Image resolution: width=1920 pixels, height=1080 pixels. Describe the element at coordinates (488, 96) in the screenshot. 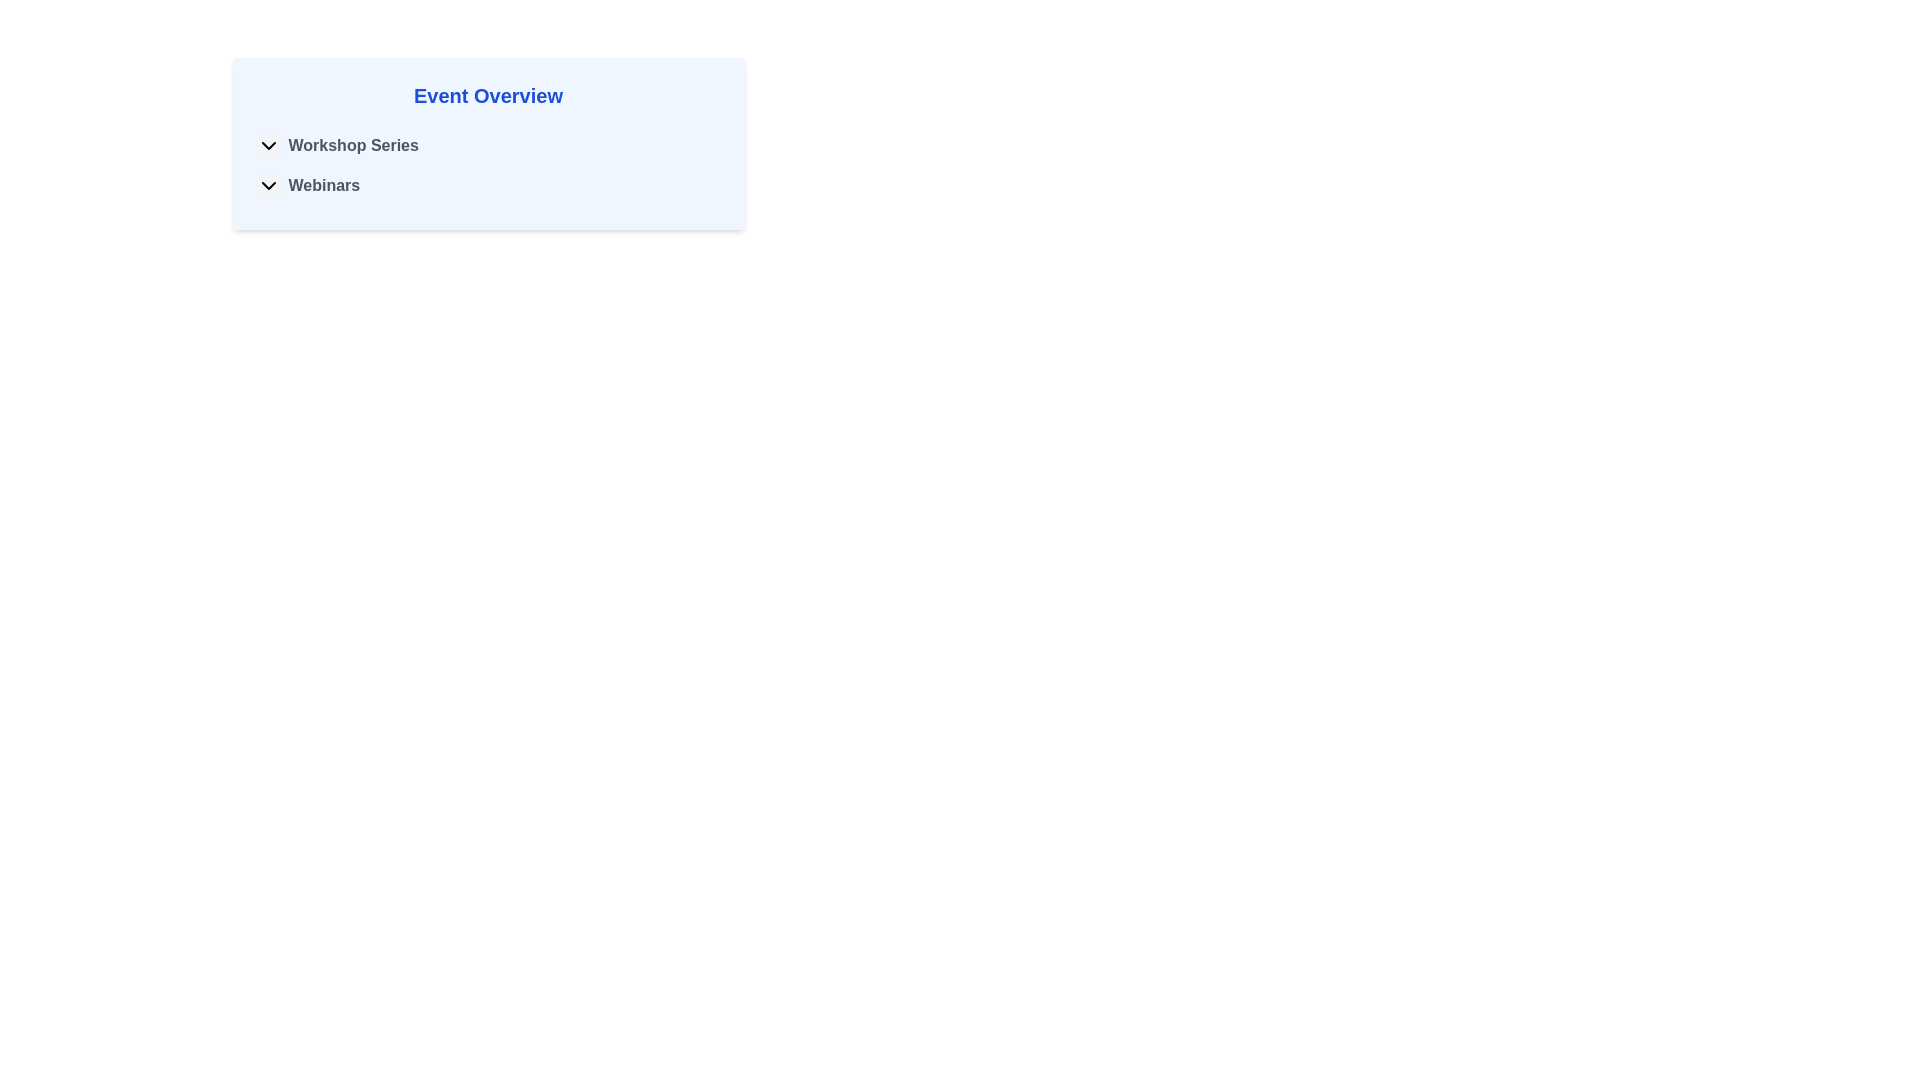

I see `the header text labeled 'Event Overview' styled in large blue bold font at the top center of the light blue background panel` at that location.